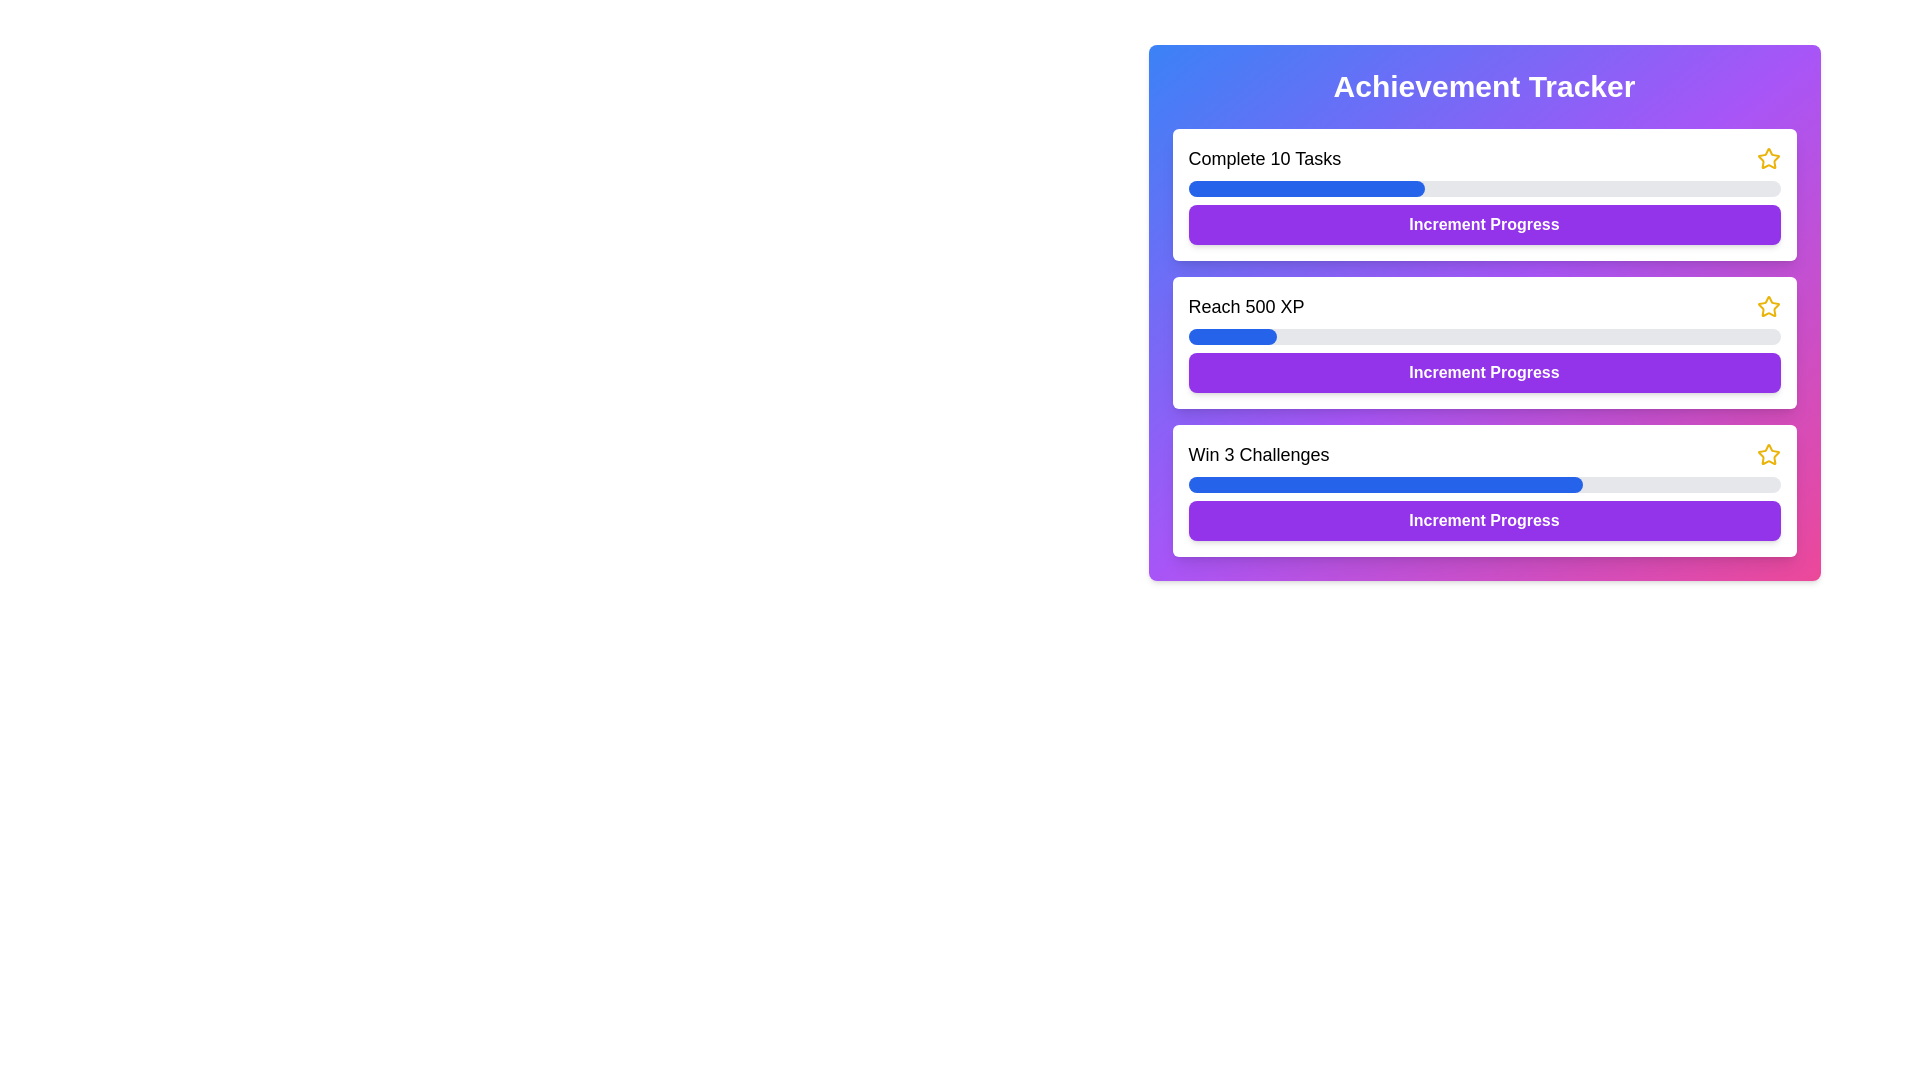  What do you see at coordinates (1484, 519) in the screenshot?
I see `the button located beneath the progress bar in the Achievement Tracker panel for the task labeled 'Win 3 Challenges'` at bounding box center [1484, 519].